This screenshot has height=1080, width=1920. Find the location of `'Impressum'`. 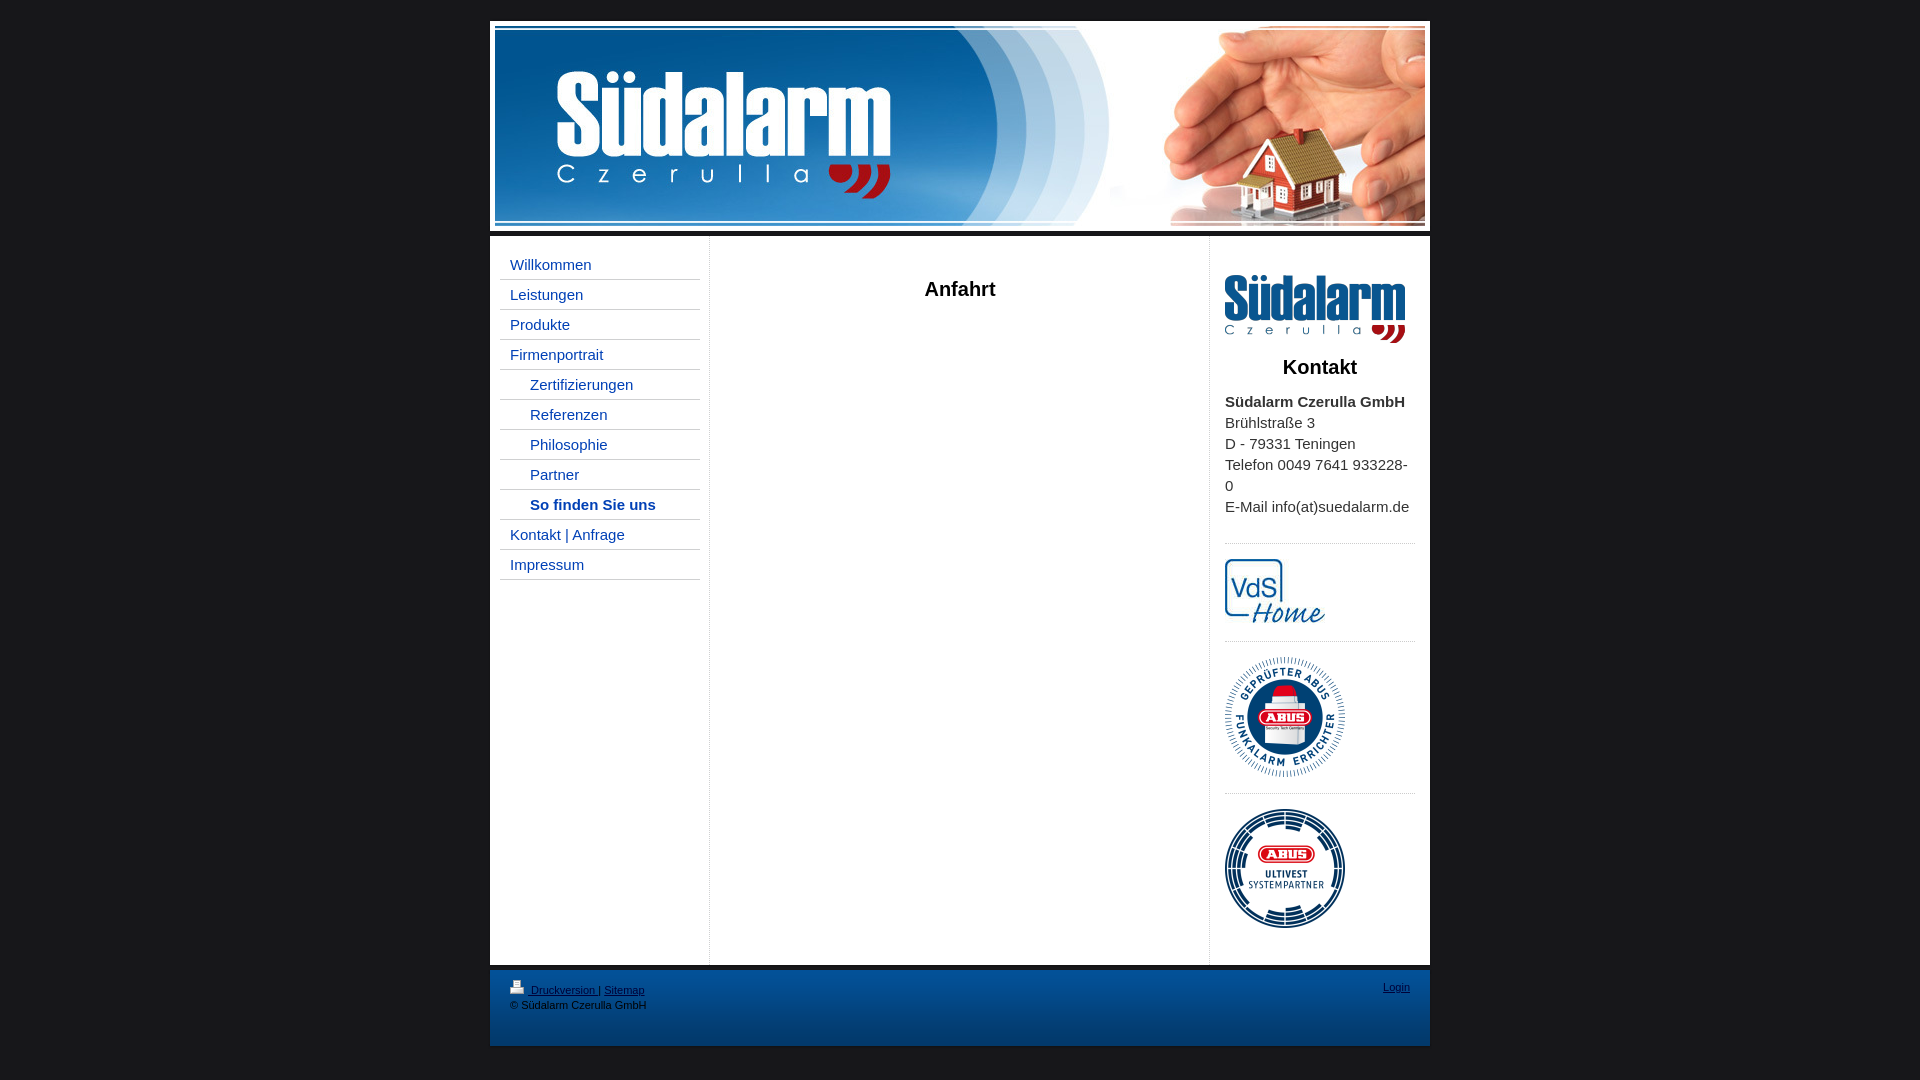

'Impressum' is located at coordinates (599, 564).